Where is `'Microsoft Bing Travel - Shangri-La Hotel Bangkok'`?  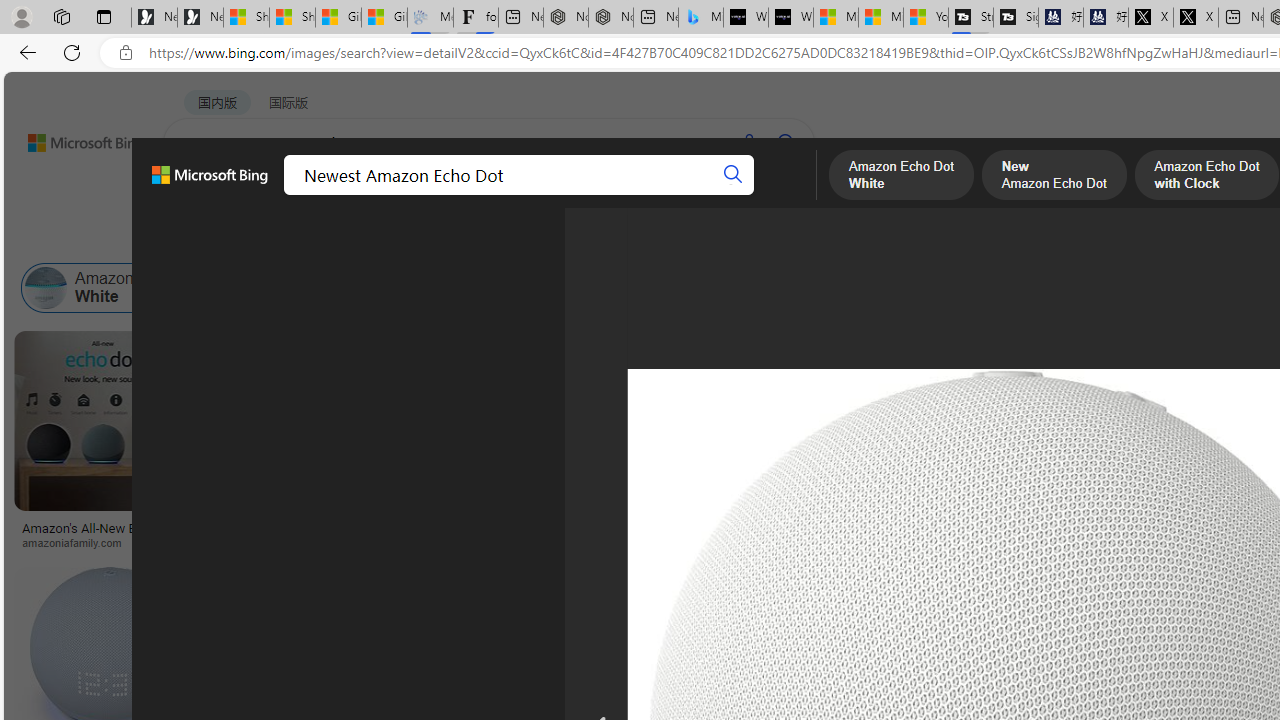 'Microsoft Bing Travel - Shangri-La Hotel Bangkok' is located at coordinates (700, 17).